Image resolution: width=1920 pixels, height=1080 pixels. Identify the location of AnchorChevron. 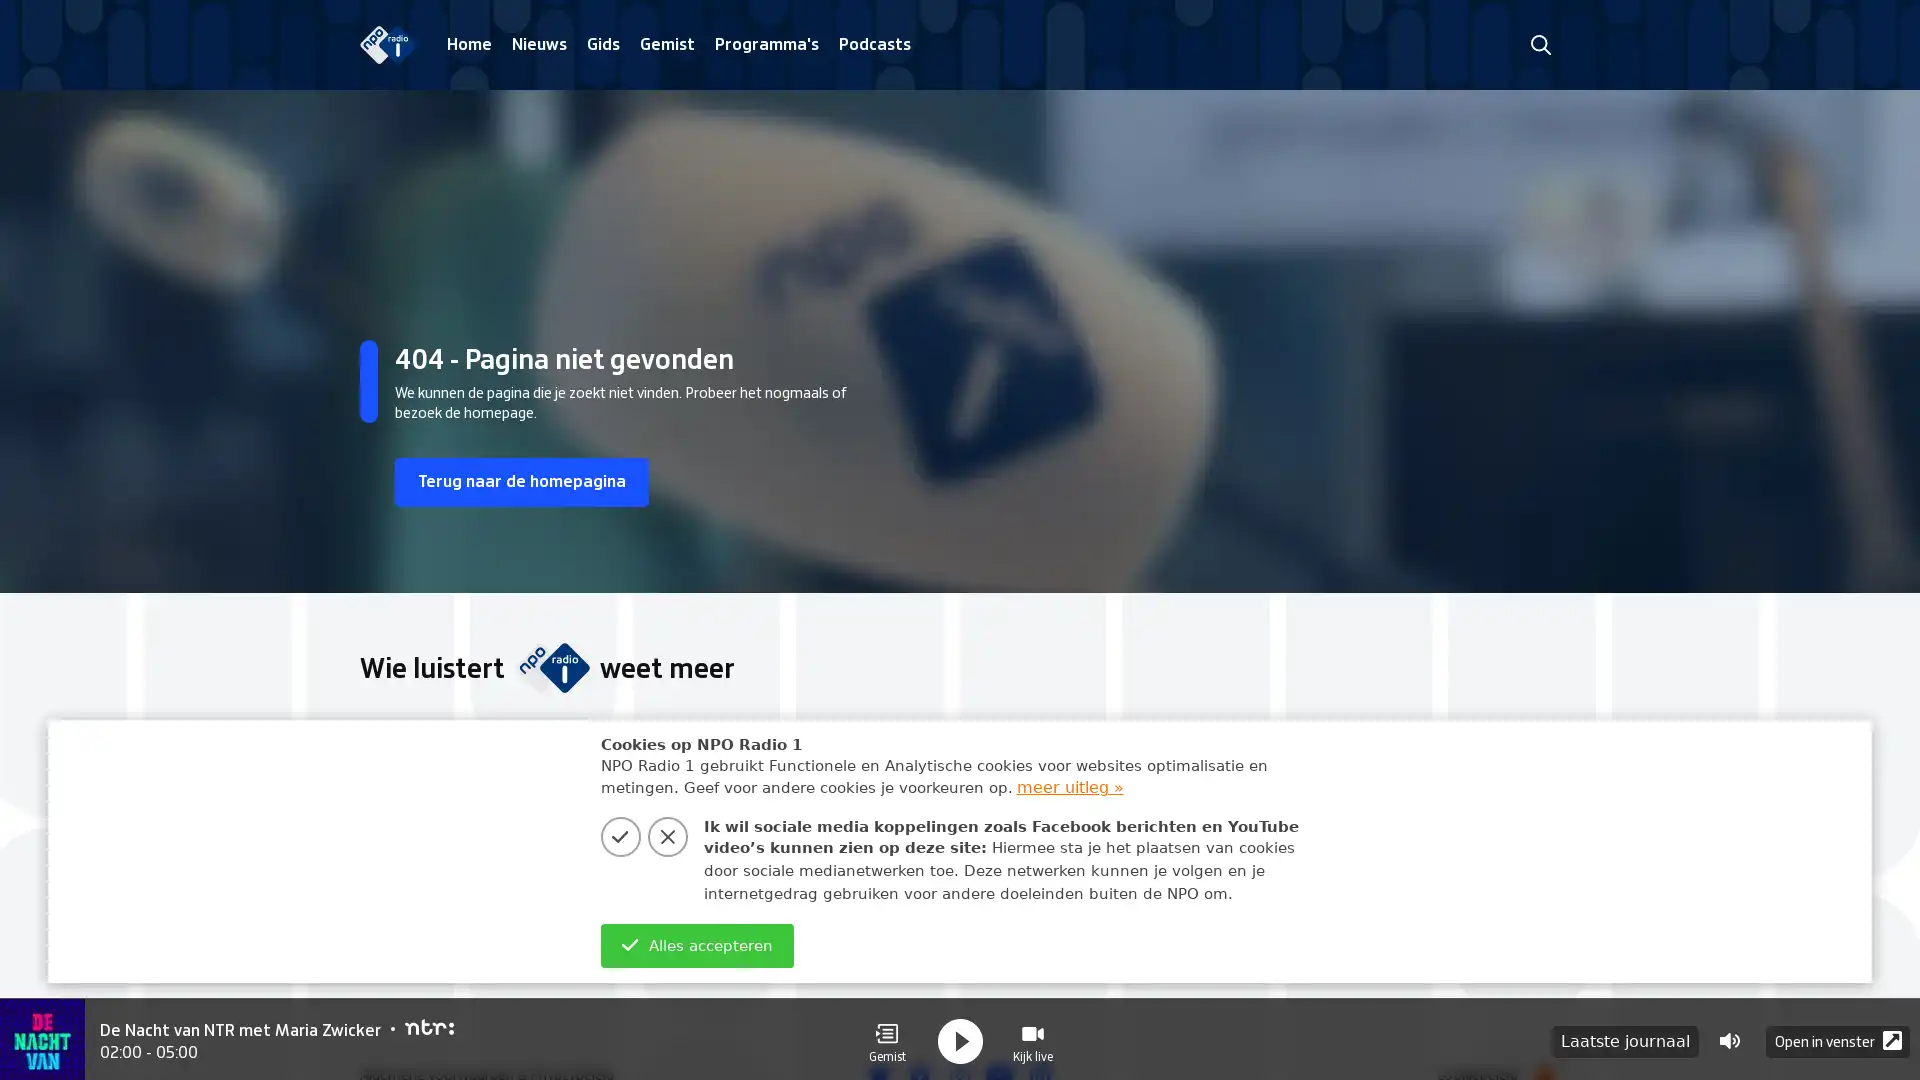
(1530, 858).